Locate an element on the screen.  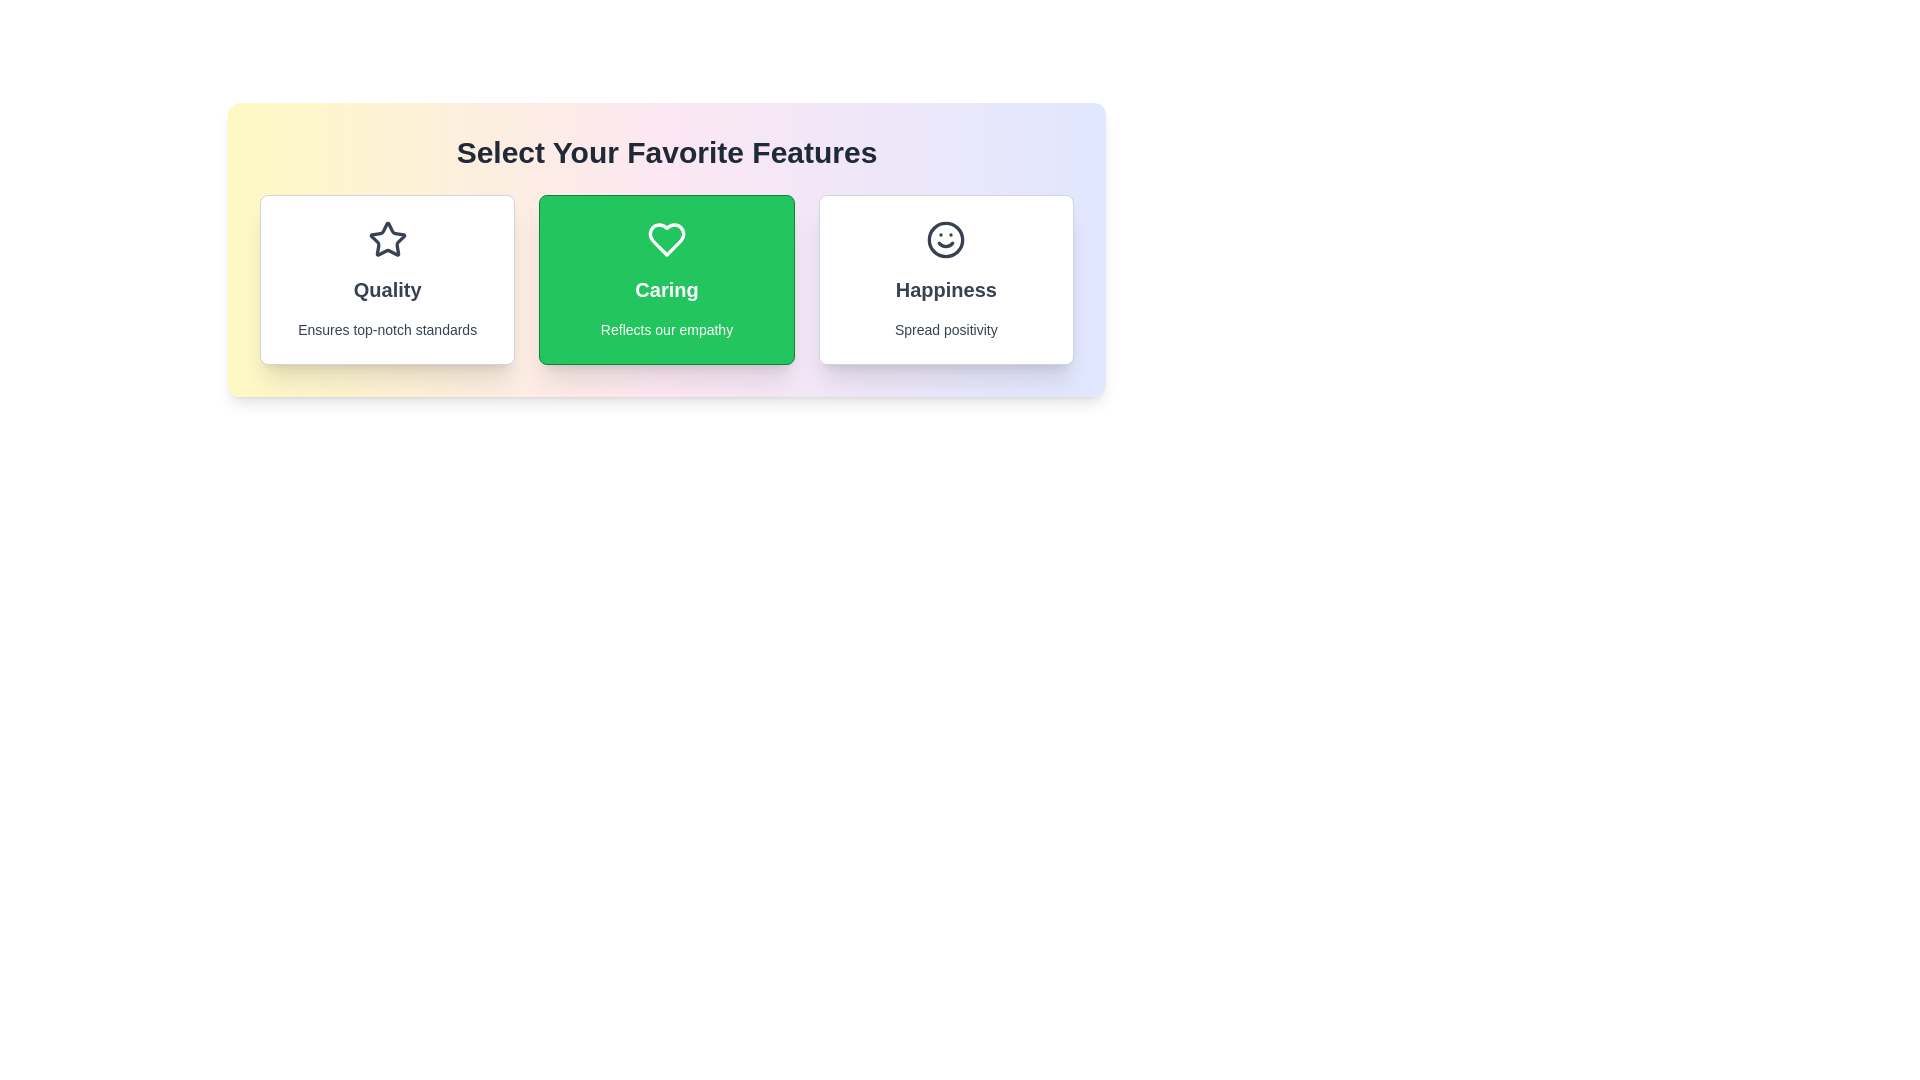
the feature card labeled Happiness is located at coordinates (945, 280).